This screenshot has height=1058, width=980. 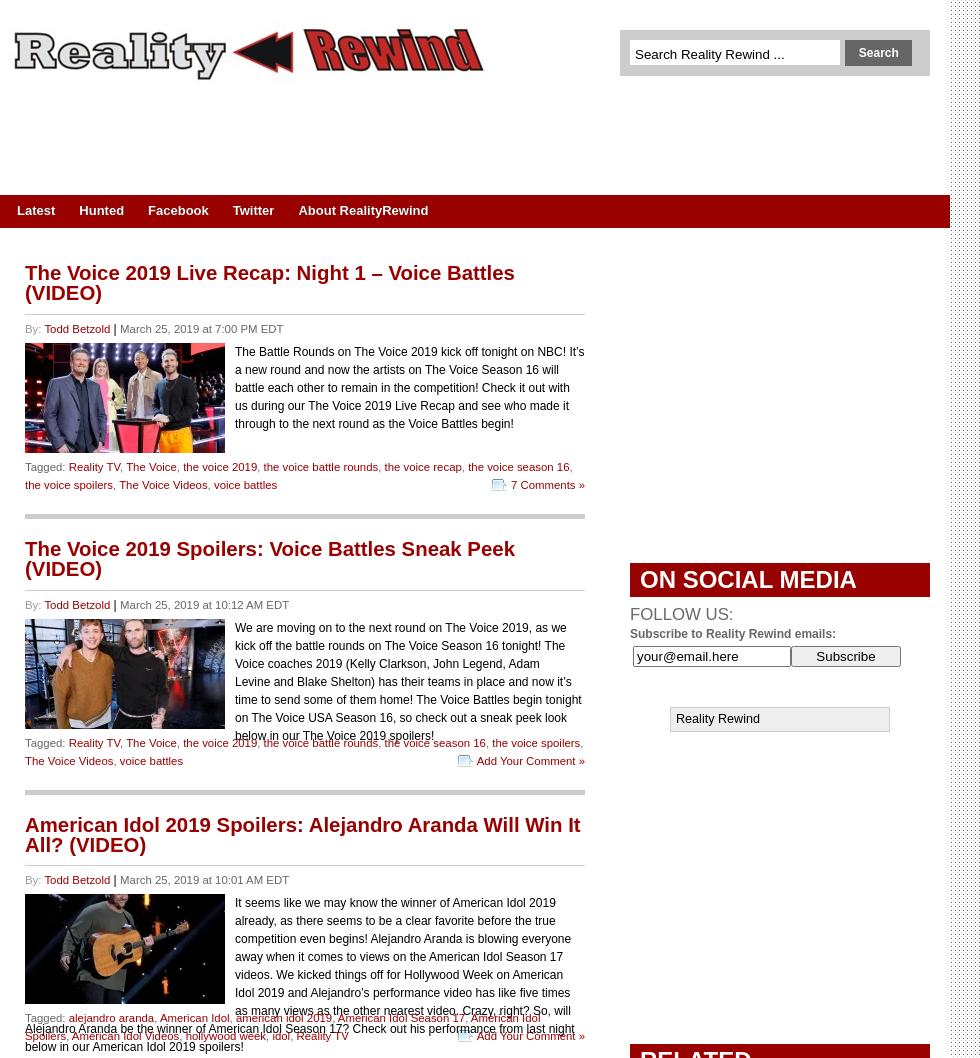 What do you see at coordinates (269, 558) in the screenshot?
I see `'The Voice 2019 Spoilers: Voice Battles Sneak Peek (VIDEO)'` at bounding box center [269, 558].